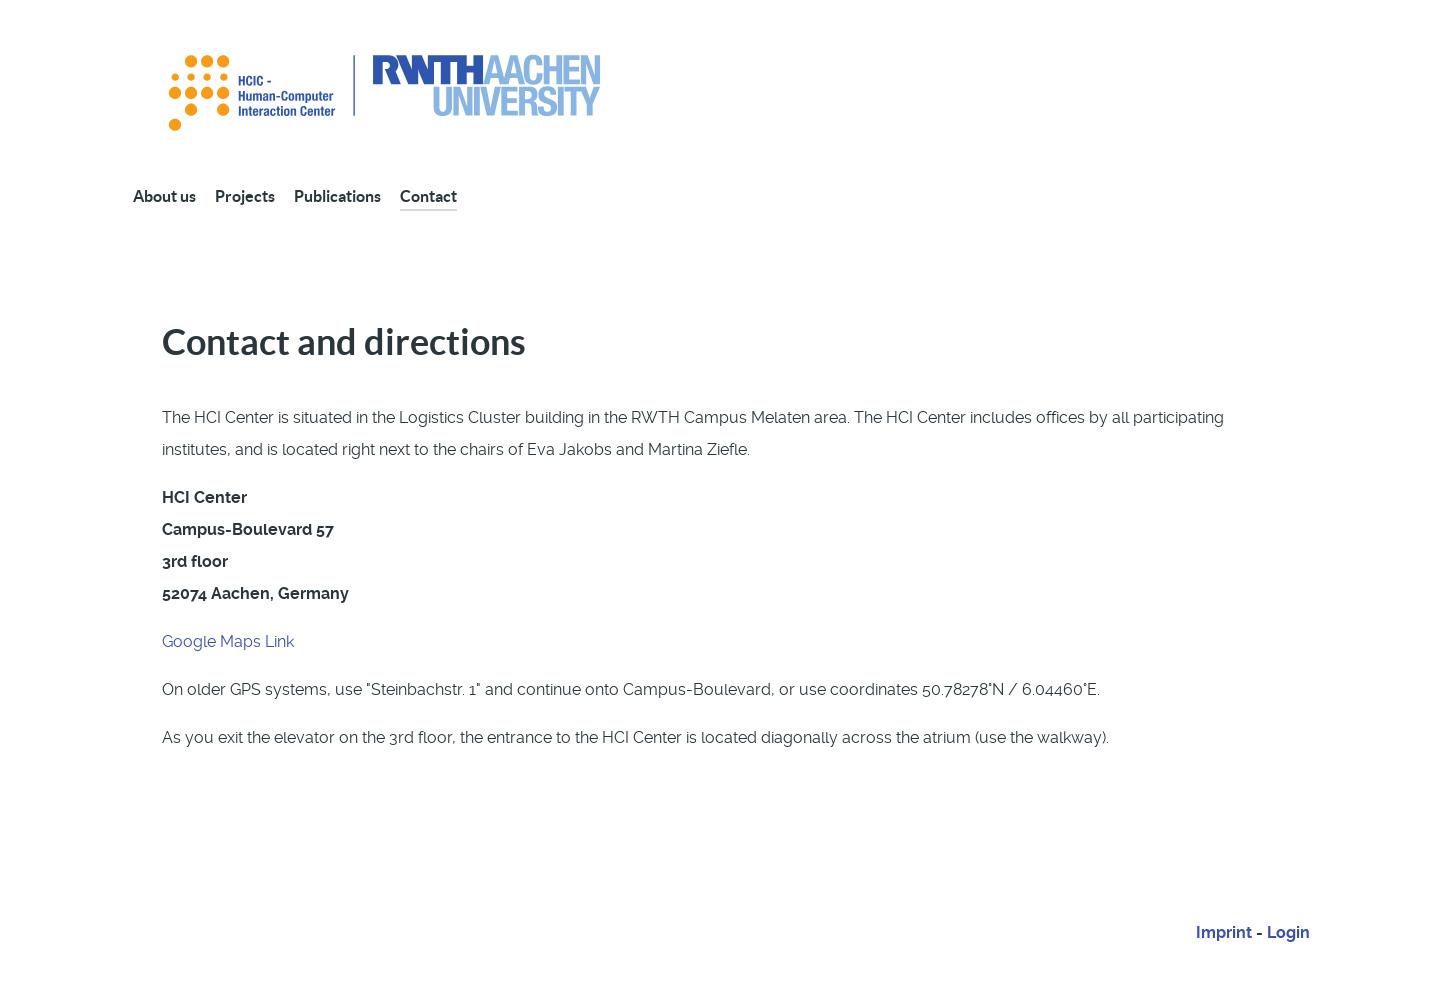 Image resolution: width=1450 pixels, height=1000 pixels. I want to click on 'As you exit the elevator on the 3rd floor, the entrance to the HCI Center is located diagonally across the atrium (use the walkway).', so click(160, 735).